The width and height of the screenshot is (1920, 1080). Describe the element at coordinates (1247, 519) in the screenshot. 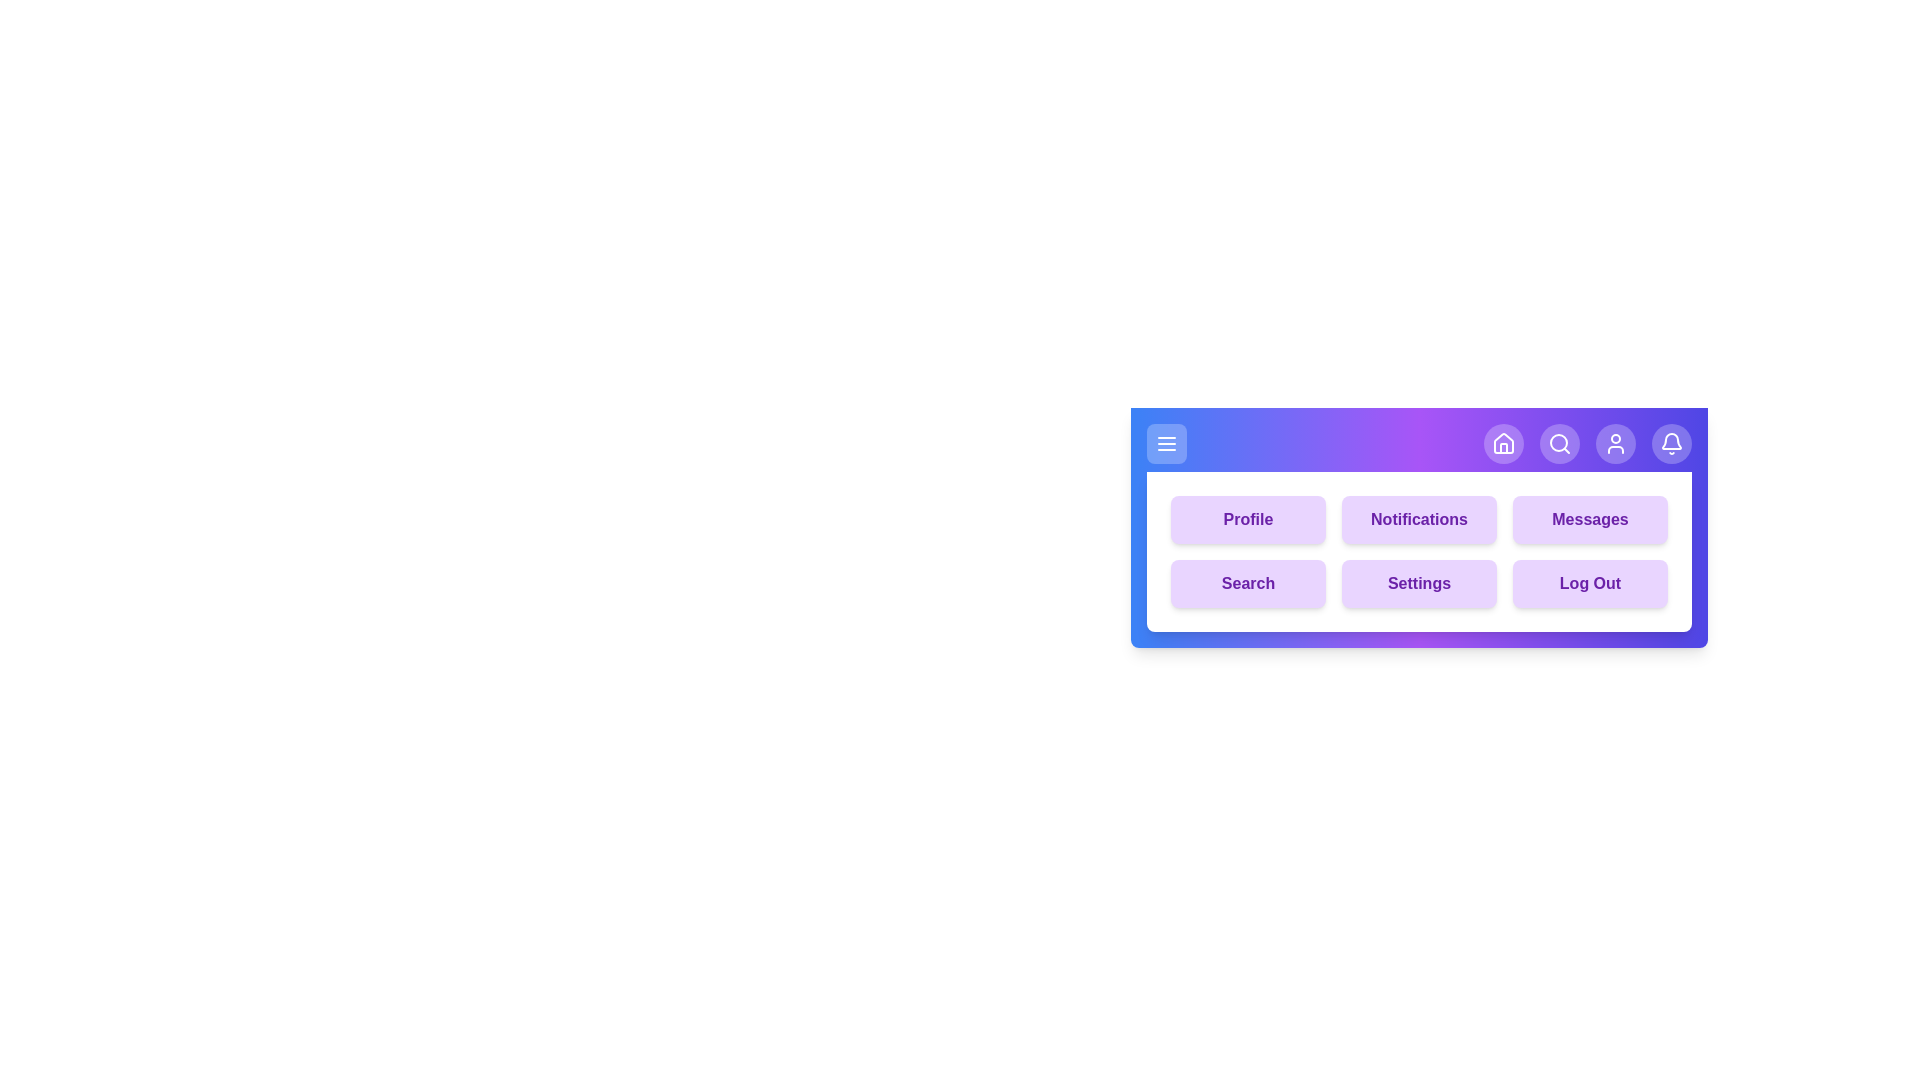

I see `the menu button labeled Profile` at that location.